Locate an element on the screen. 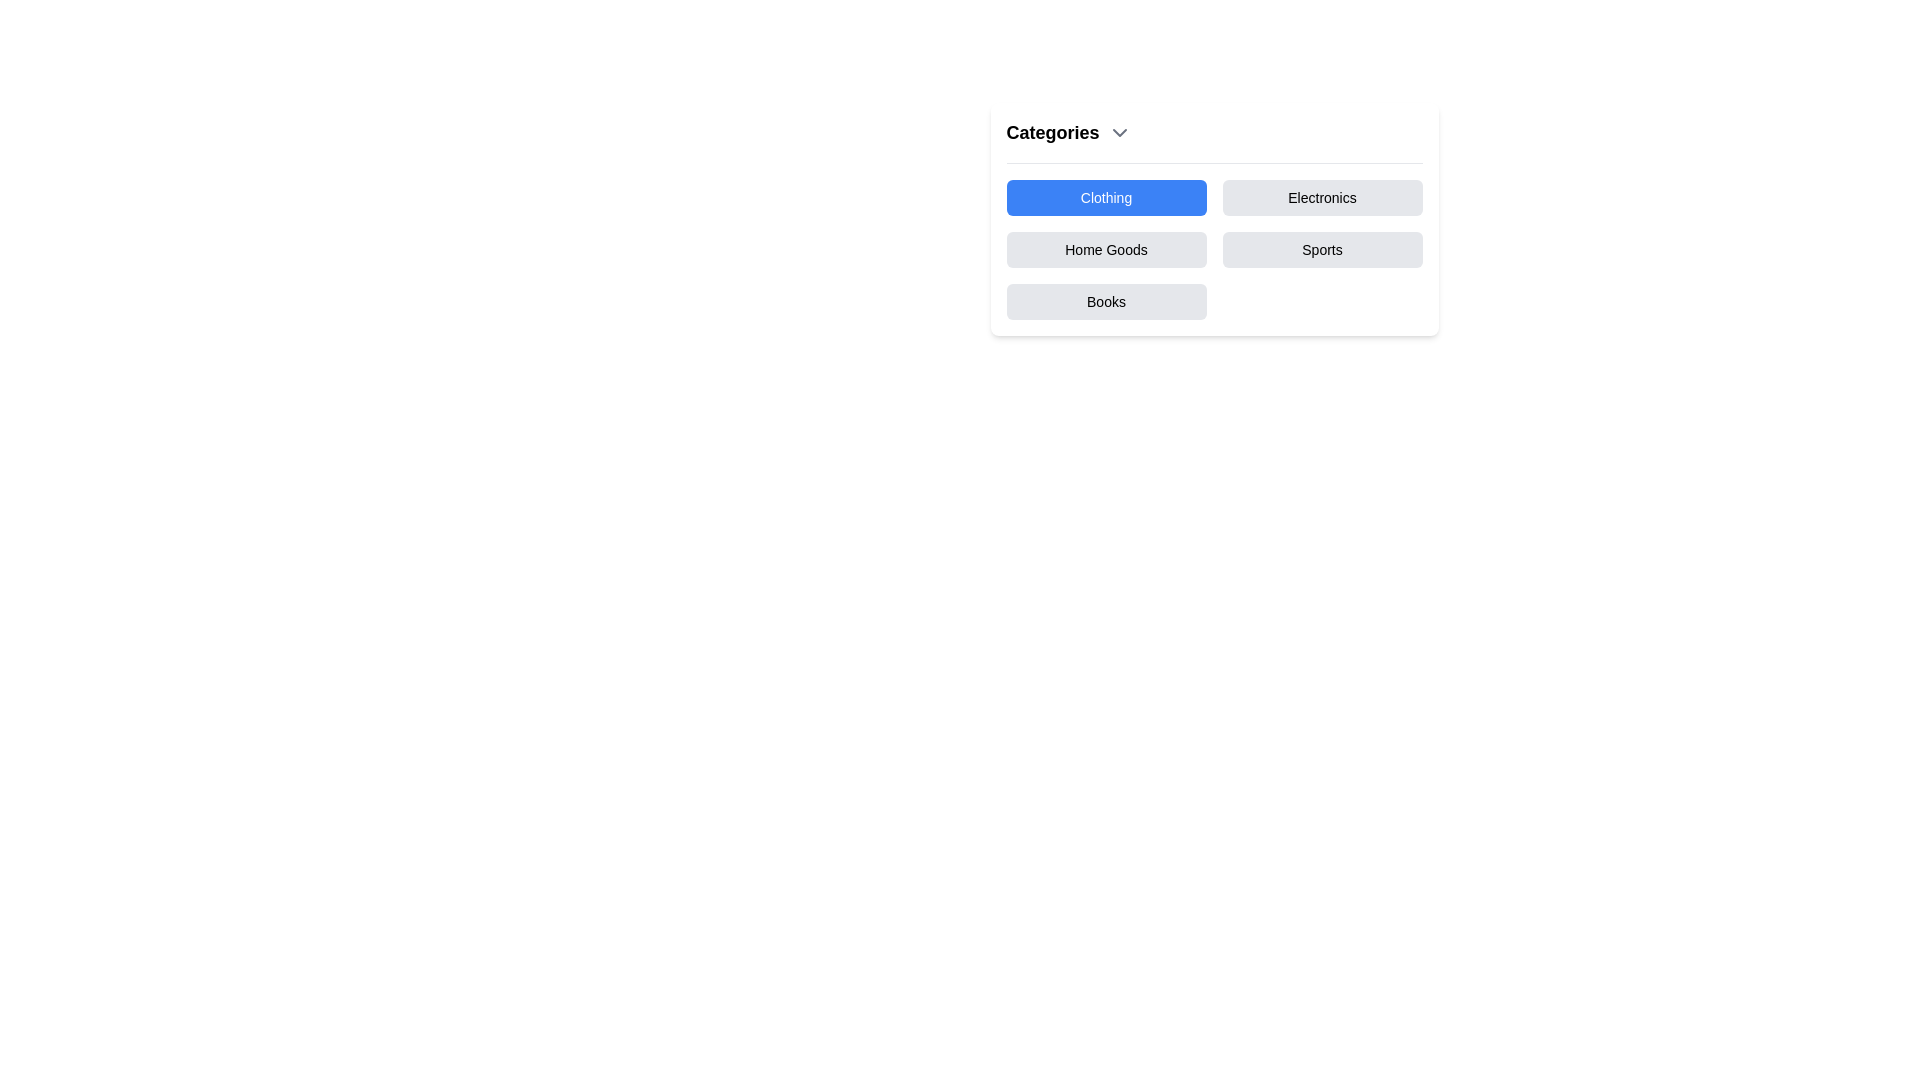 This screenshot has height=1080, width=1920. the 'Home Goods' button, which is a rectangular button with rounded corners, located in the second row of a grid layout in the first column of a category selection interface is located at coordinates (1105, 249).